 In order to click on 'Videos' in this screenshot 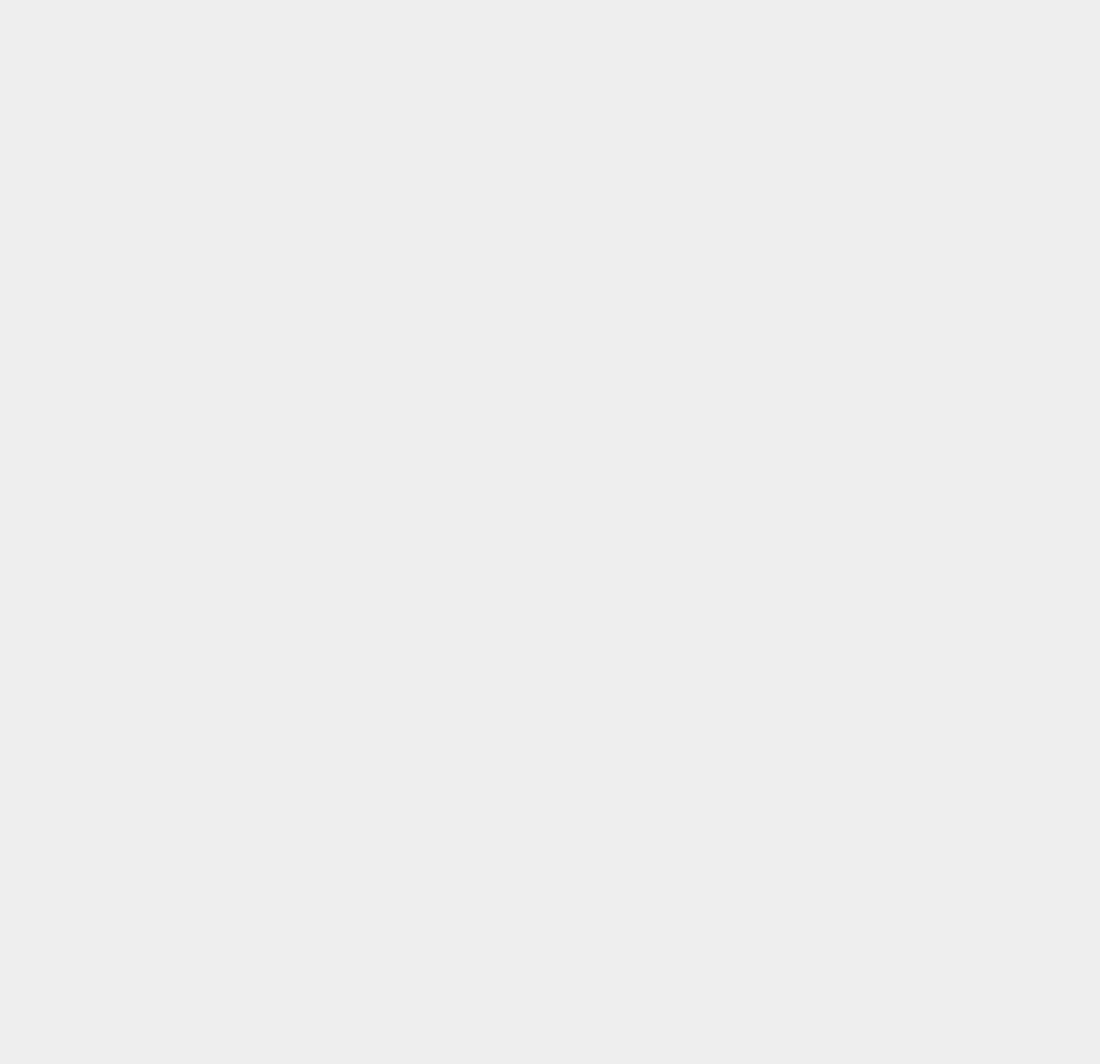, I will do `click(799, 809)`.